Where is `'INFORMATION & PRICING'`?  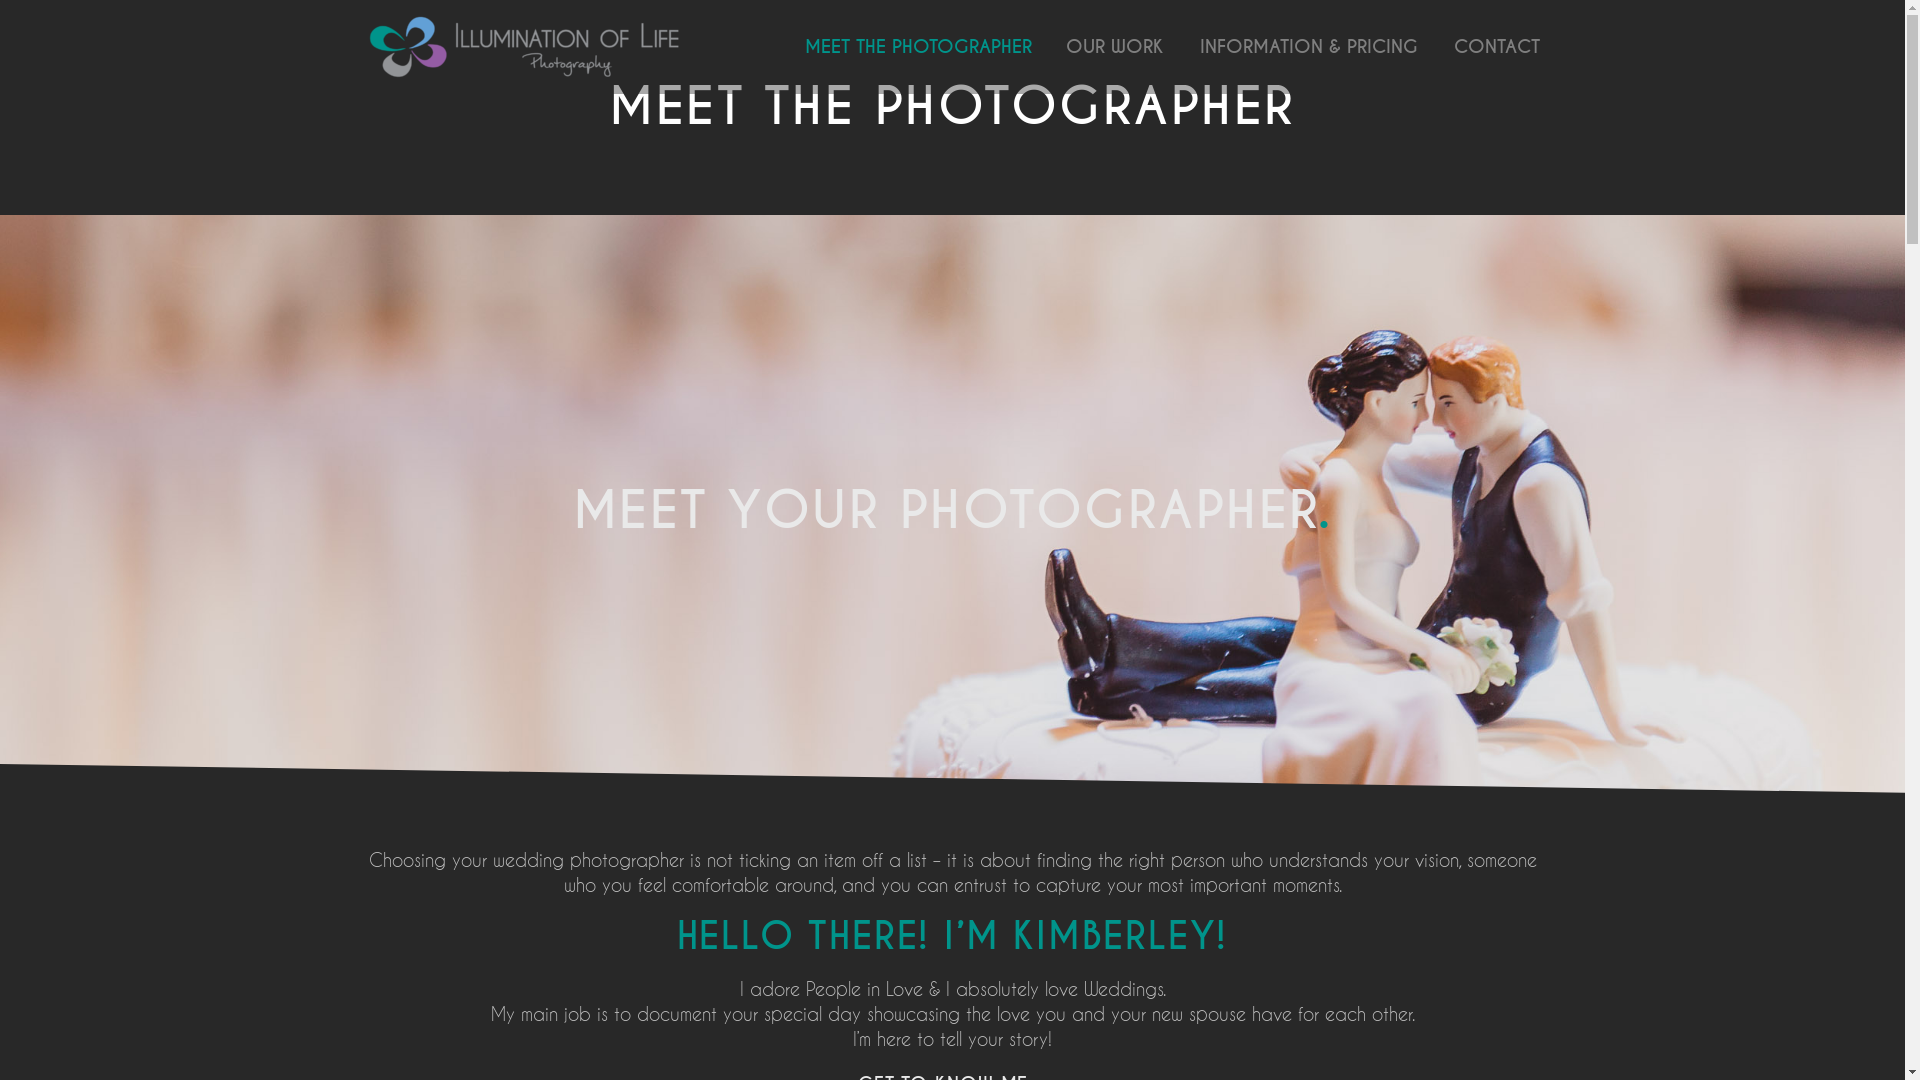
'INFORMATION & PRICING' is located at coordinates (1308, 45).